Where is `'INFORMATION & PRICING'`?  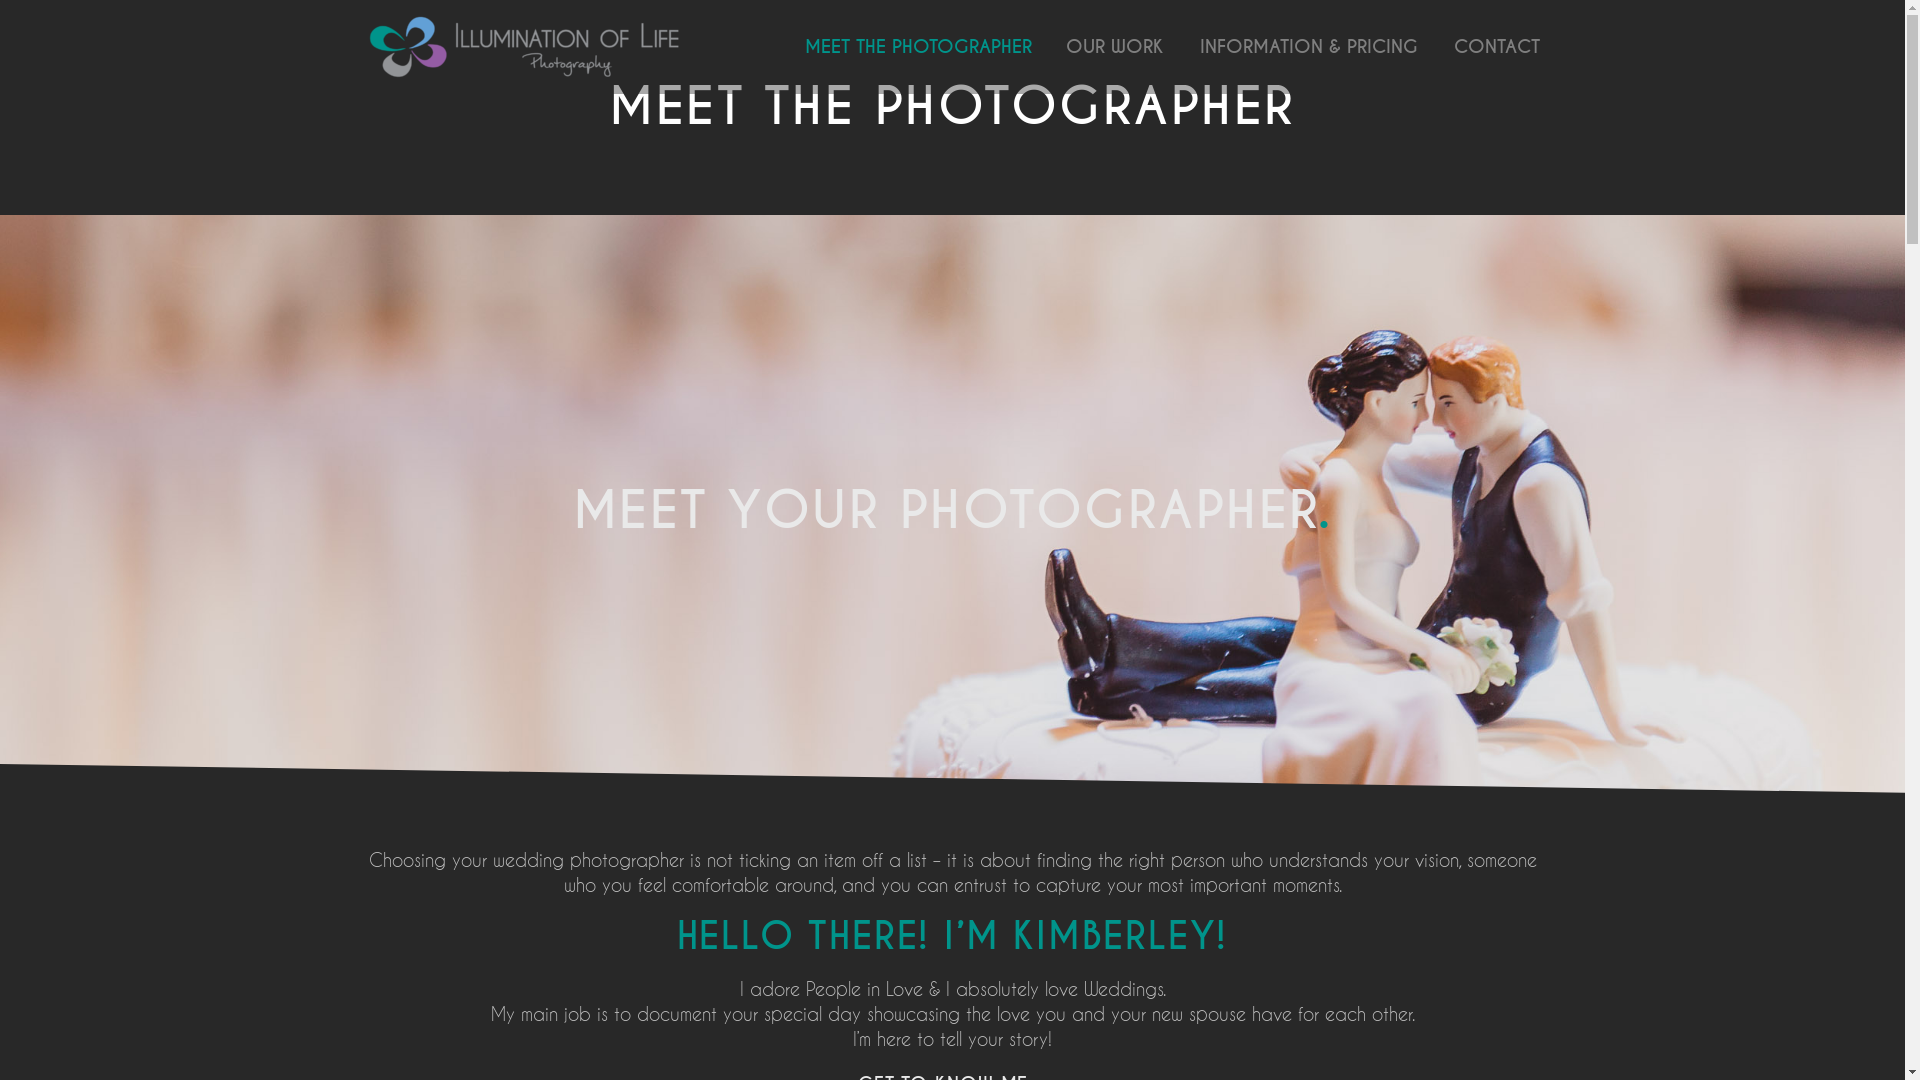
'INFORMATION & PRICING' is located at coordinates (1308, 45).